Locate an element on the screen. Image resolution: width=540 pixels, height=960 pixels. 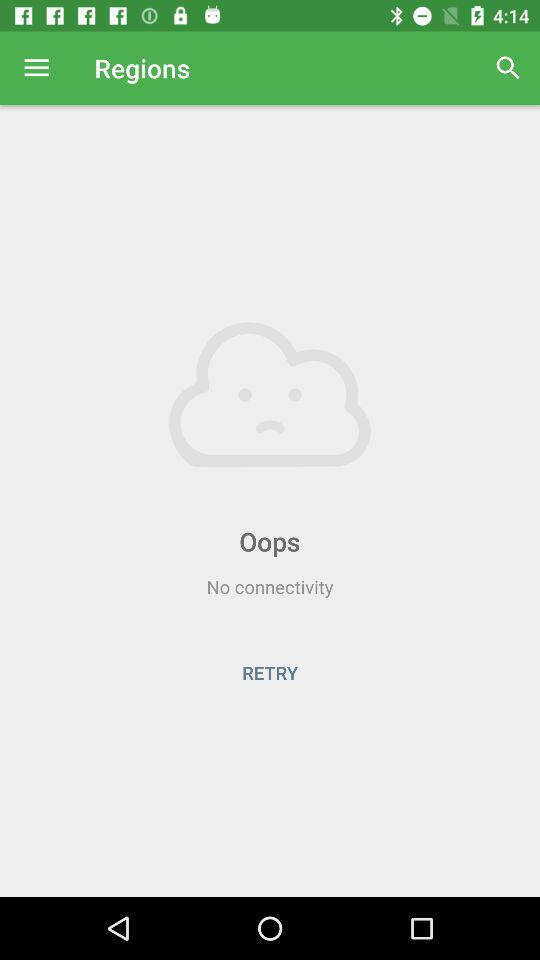
the item next to regions icon is located at coordinates (36, 68).